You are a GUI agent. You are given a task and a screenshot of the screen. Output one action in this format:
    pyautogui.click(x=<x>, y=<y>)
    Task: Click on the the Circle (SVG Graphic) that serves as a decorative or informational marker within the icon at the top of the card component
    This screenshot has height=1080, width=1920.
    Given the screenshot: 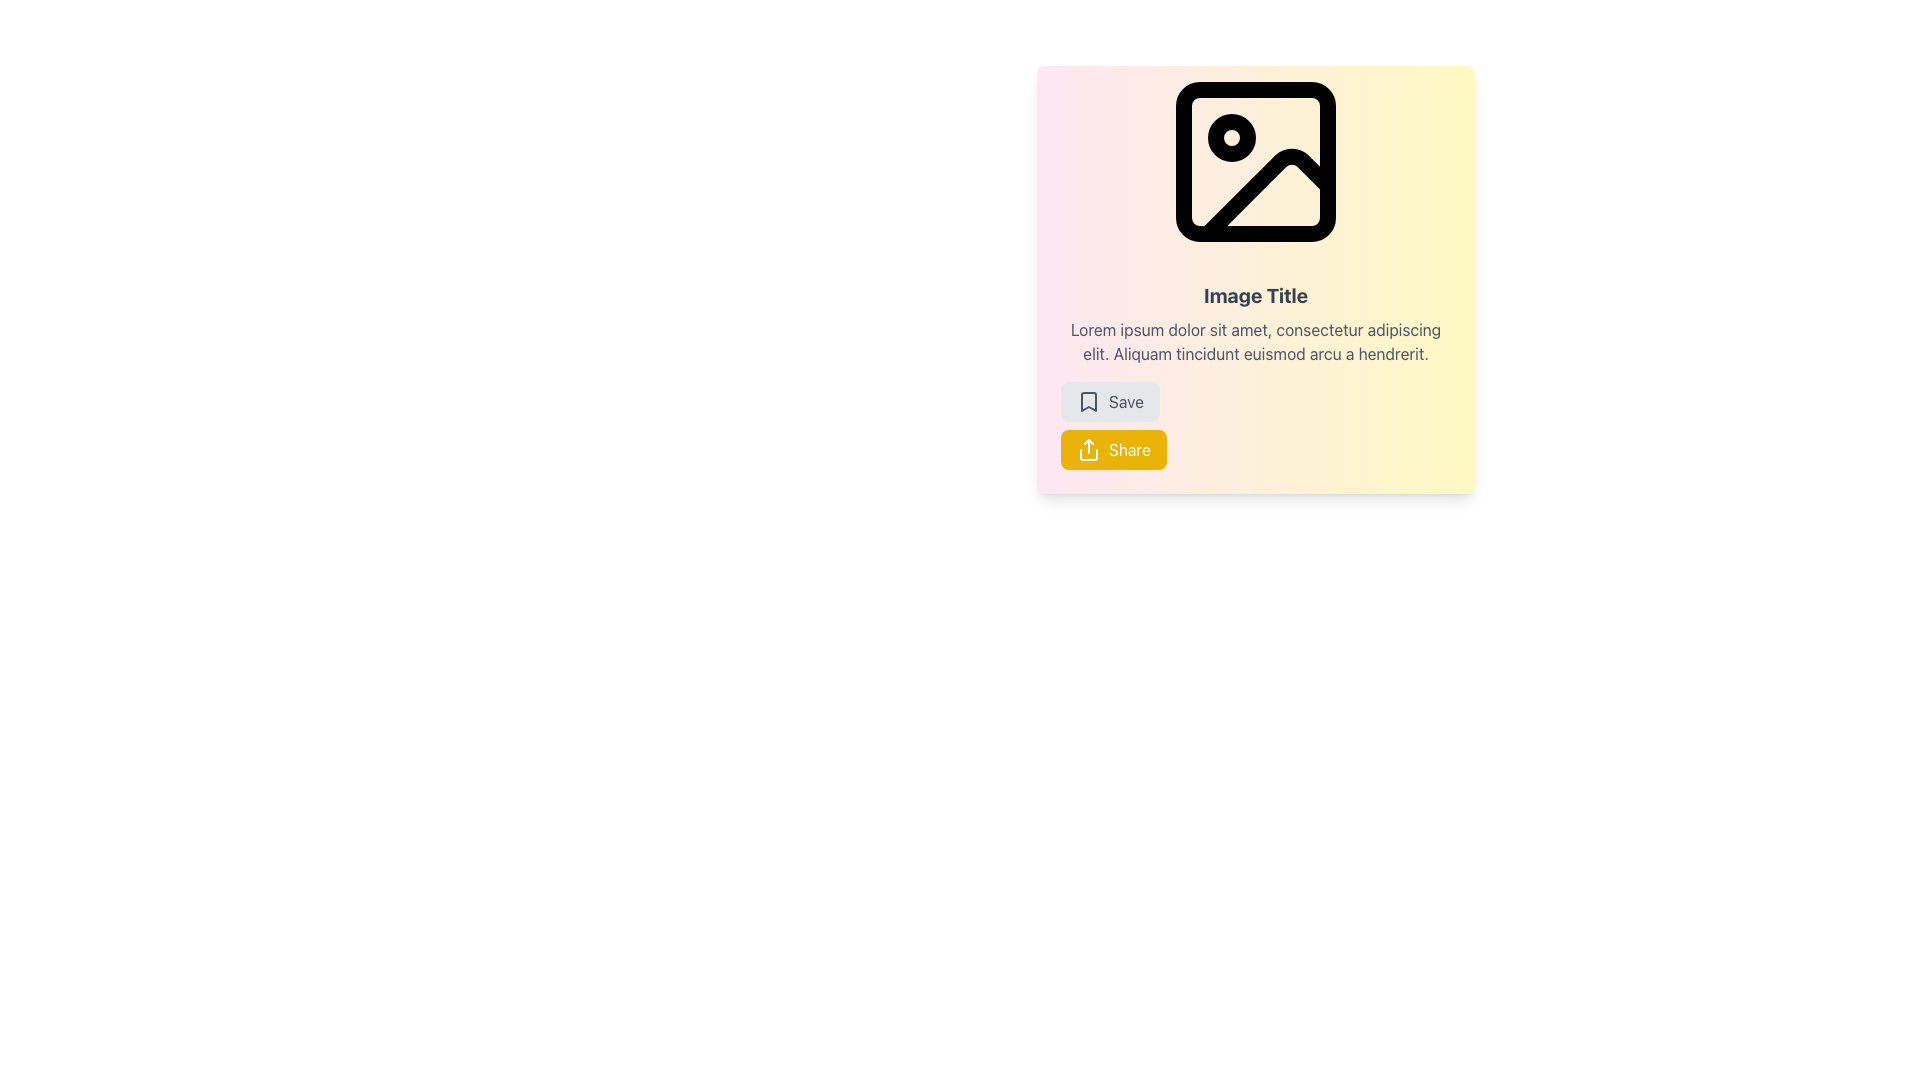 What is the action you would take?
    pyautogui.click(x=1231, y=137)
    